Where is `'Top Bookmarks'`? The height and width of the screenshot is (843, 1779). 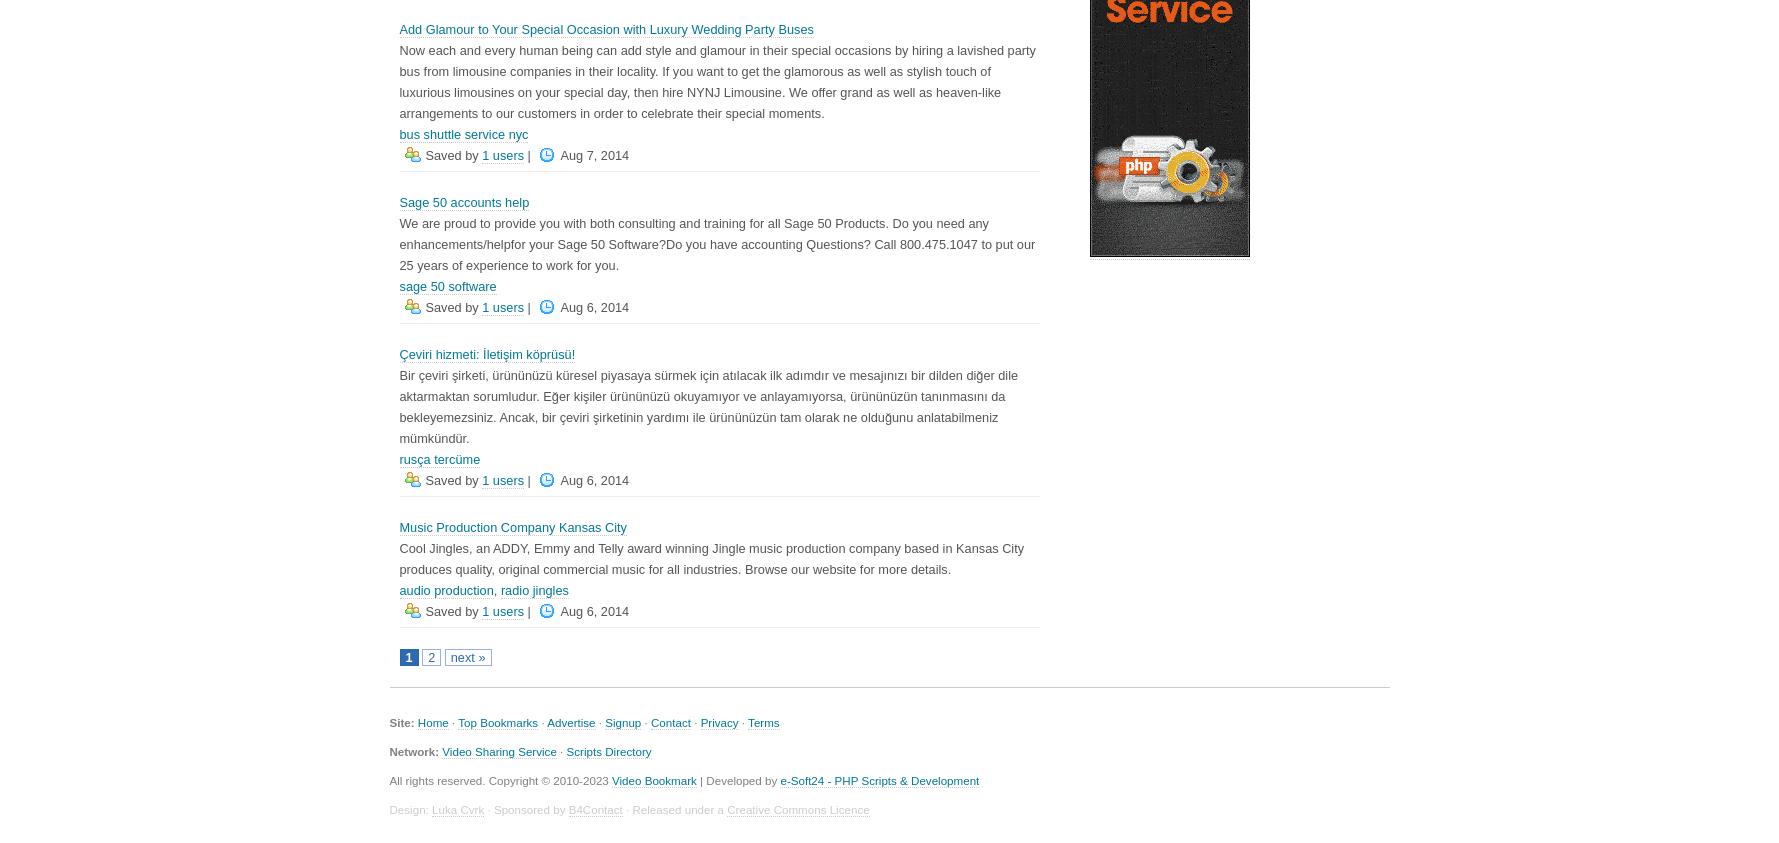
'Top Bookmarks' is located at coordinates (496, 722).